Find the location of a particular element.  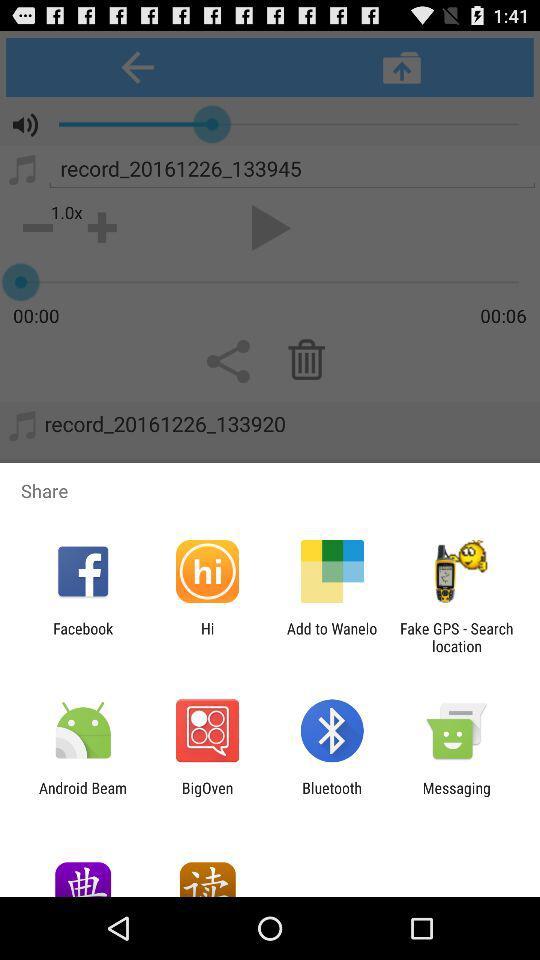

add to wanelo is located at coordinates (332, 636).